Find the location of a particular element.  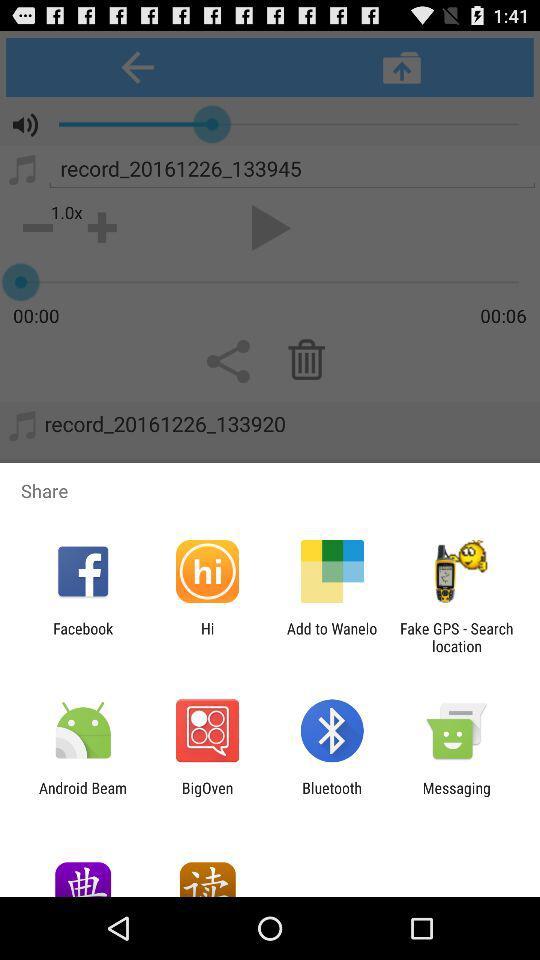

add to wanelo is located at coordinates (332, 636).